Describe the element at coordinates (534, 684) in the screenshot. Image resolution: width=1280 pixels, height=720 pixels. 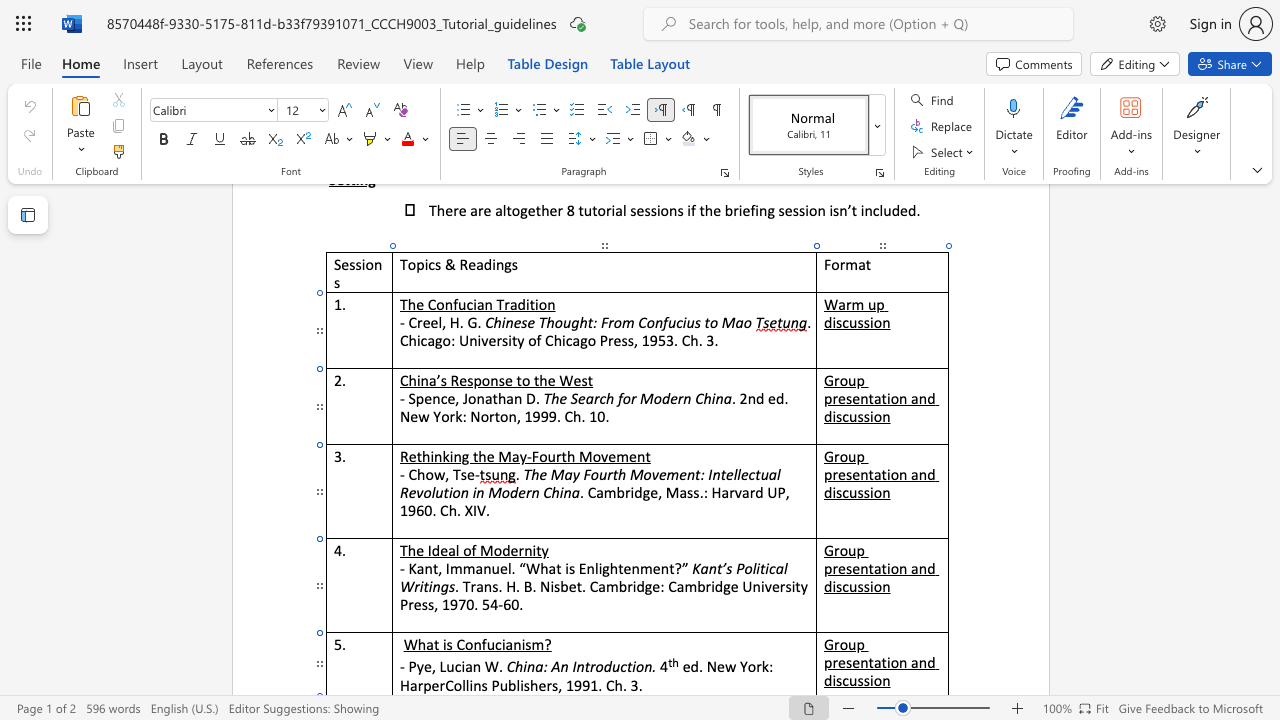
I see `the 1th character "h" in the text` at that location.